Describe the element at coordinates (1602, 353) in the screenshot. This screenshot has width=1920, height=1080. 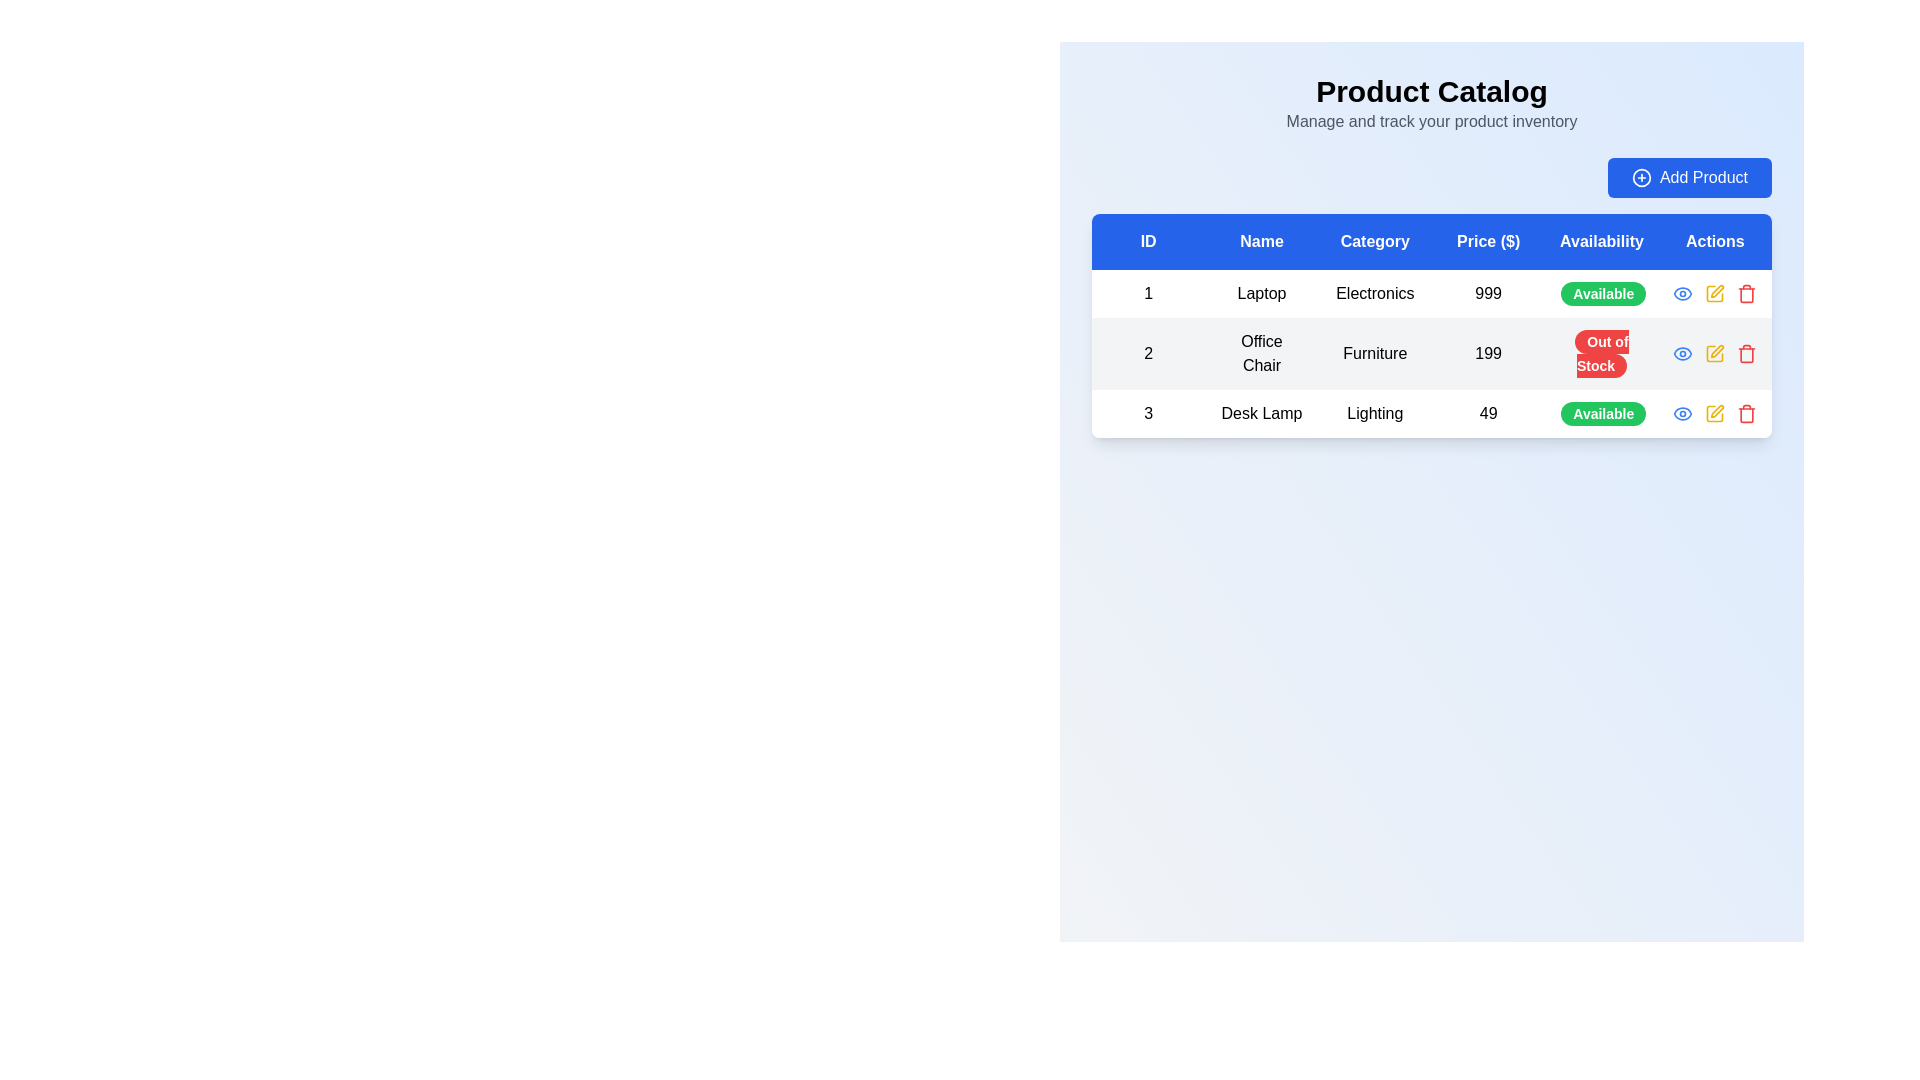
I see `the 'Availability' label indicating 'Out of Stock' status for the 'Office Chair' product located in the product catalog table` at that location.